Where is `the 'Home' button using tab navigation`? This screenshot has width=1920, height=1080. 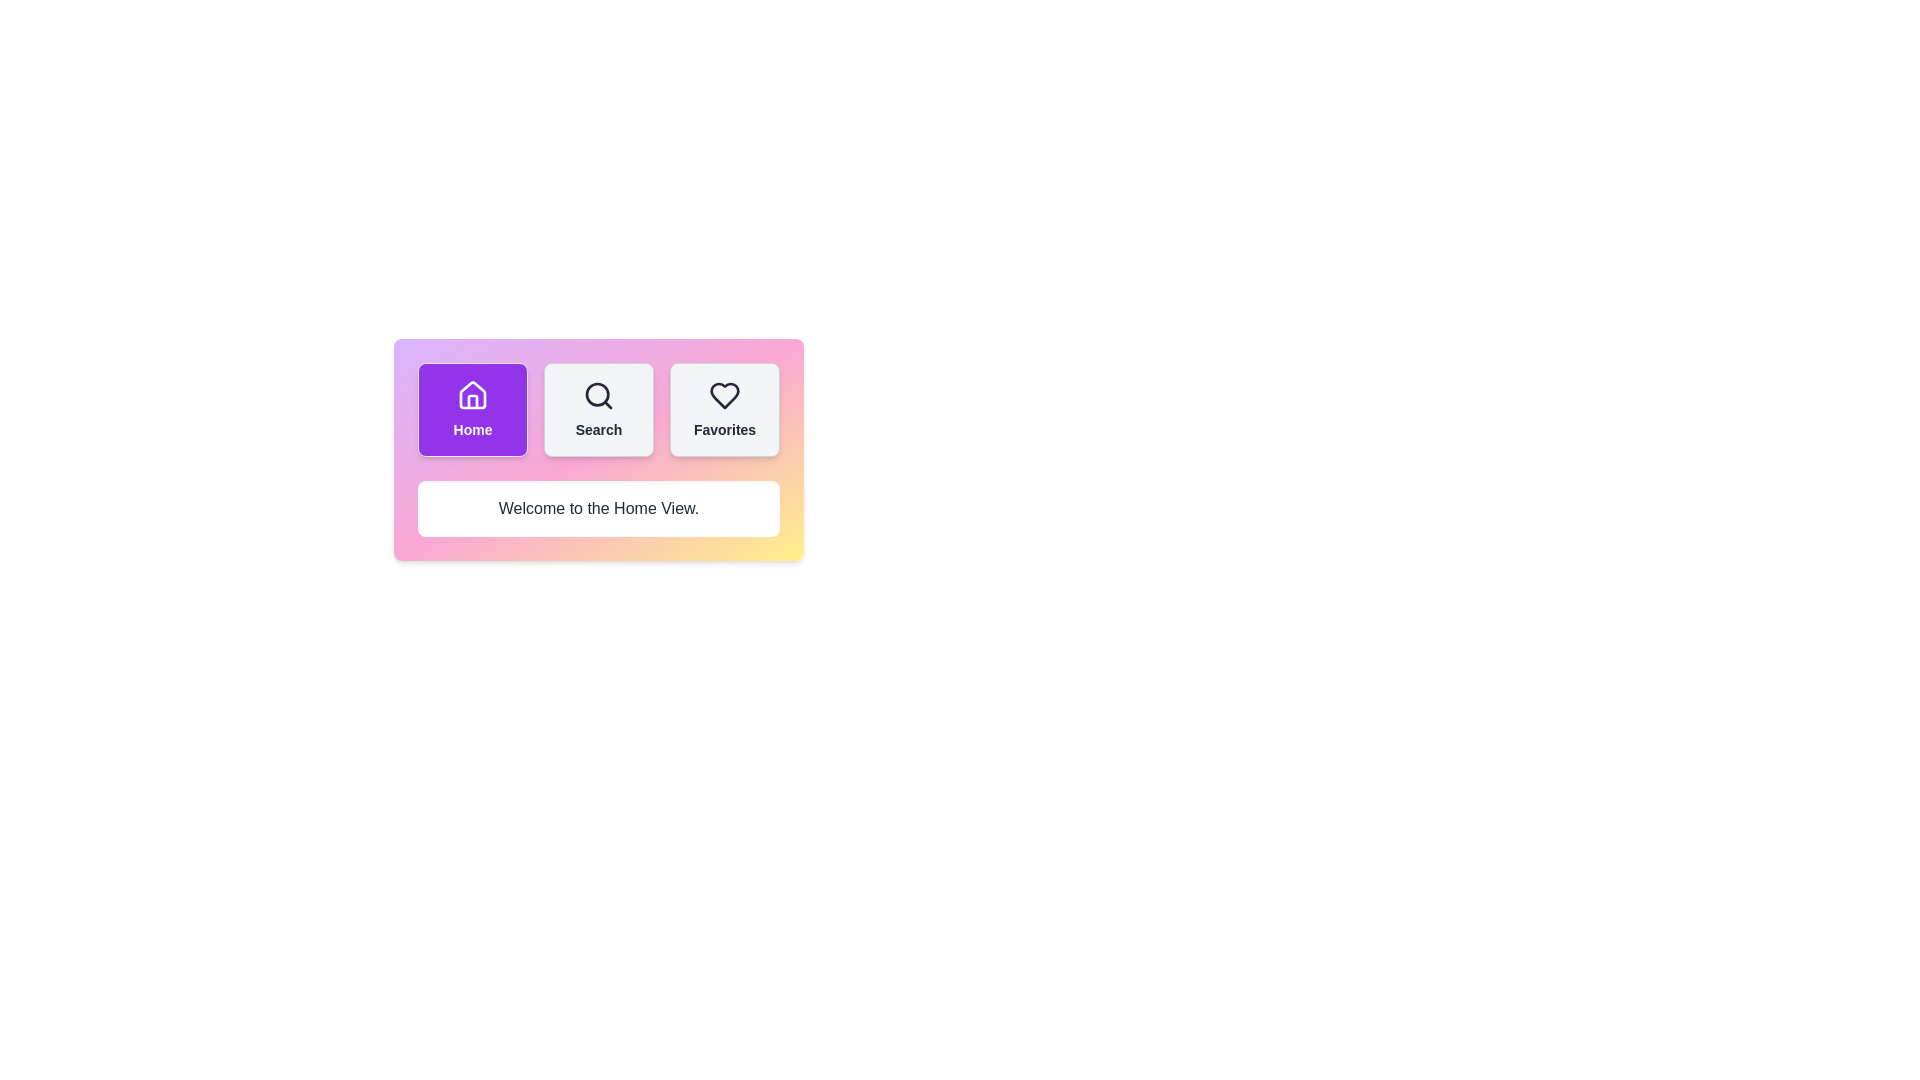
the 'Home' button using tab navigation is located at coordinates (472, 408).